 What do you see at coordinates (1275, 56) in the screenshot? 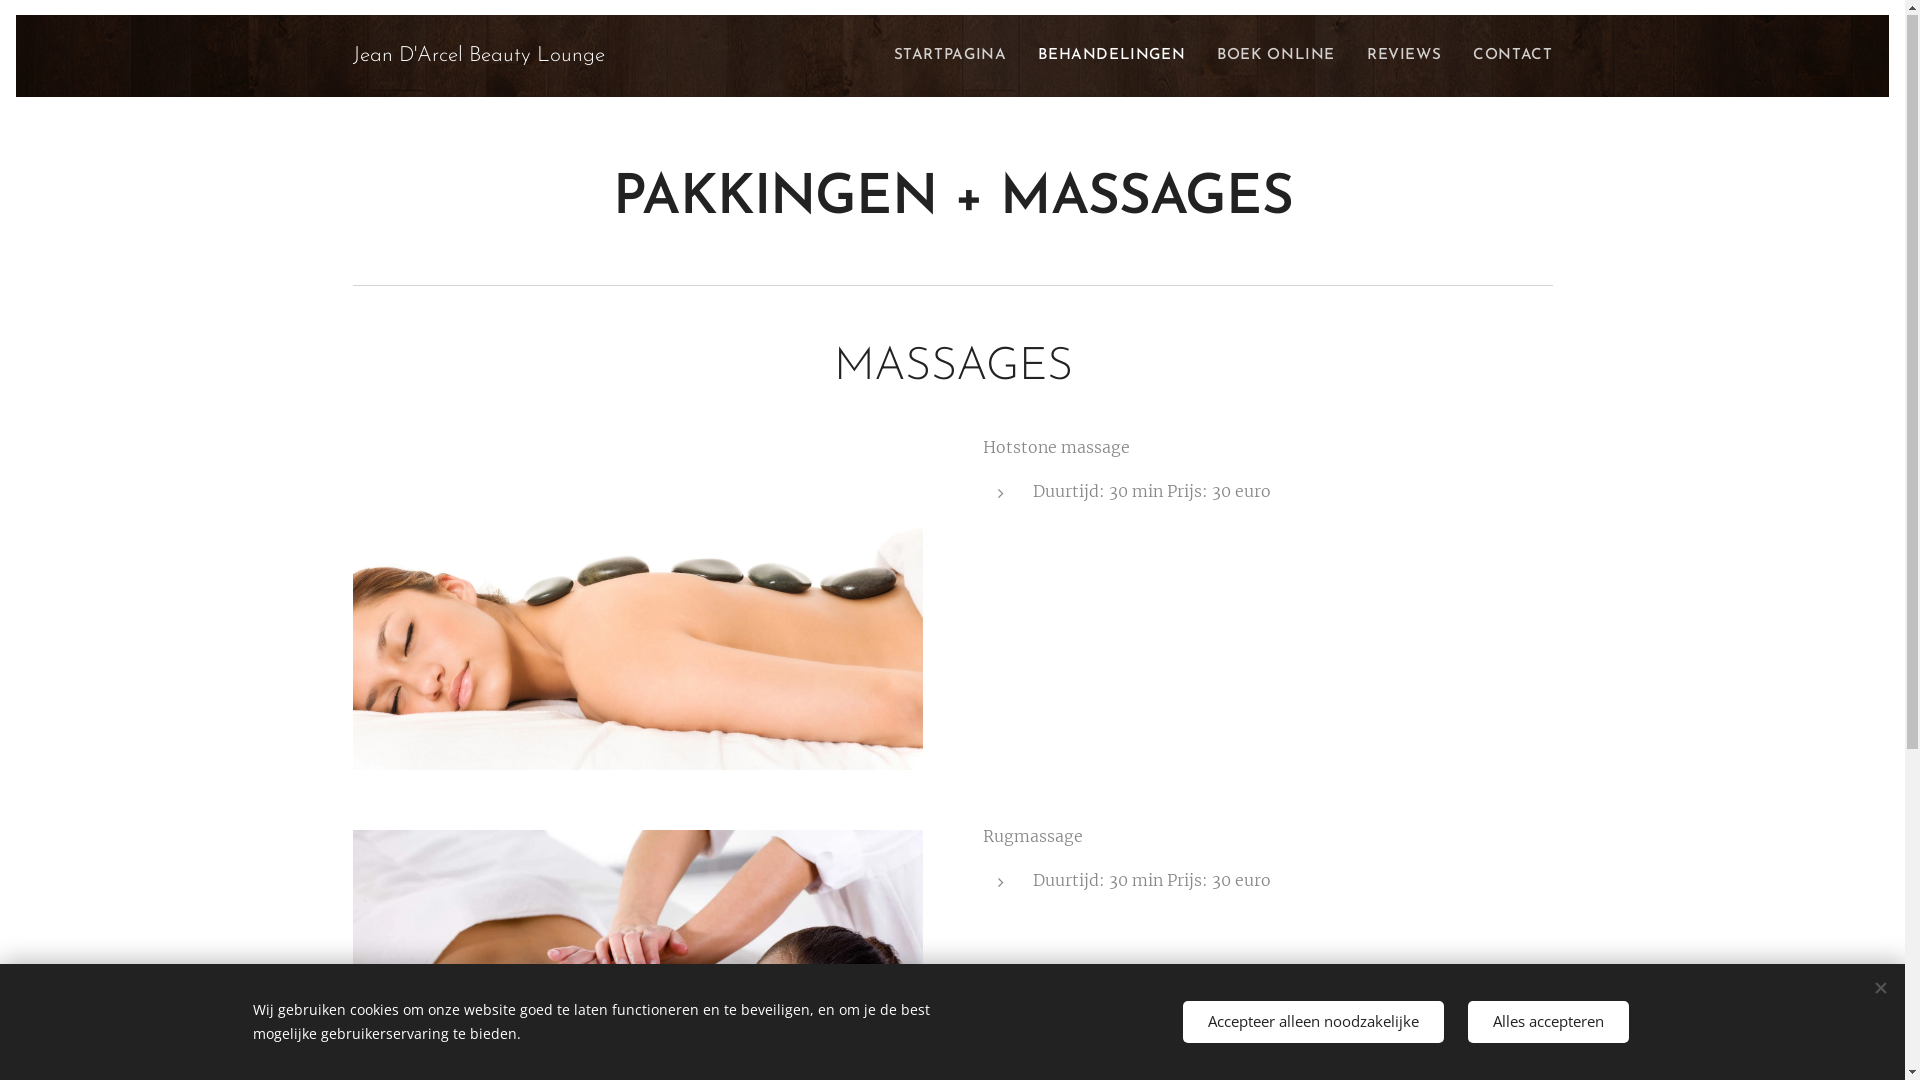
I see `'BOEK ONLINE'` at bounding box center [1275, 56].